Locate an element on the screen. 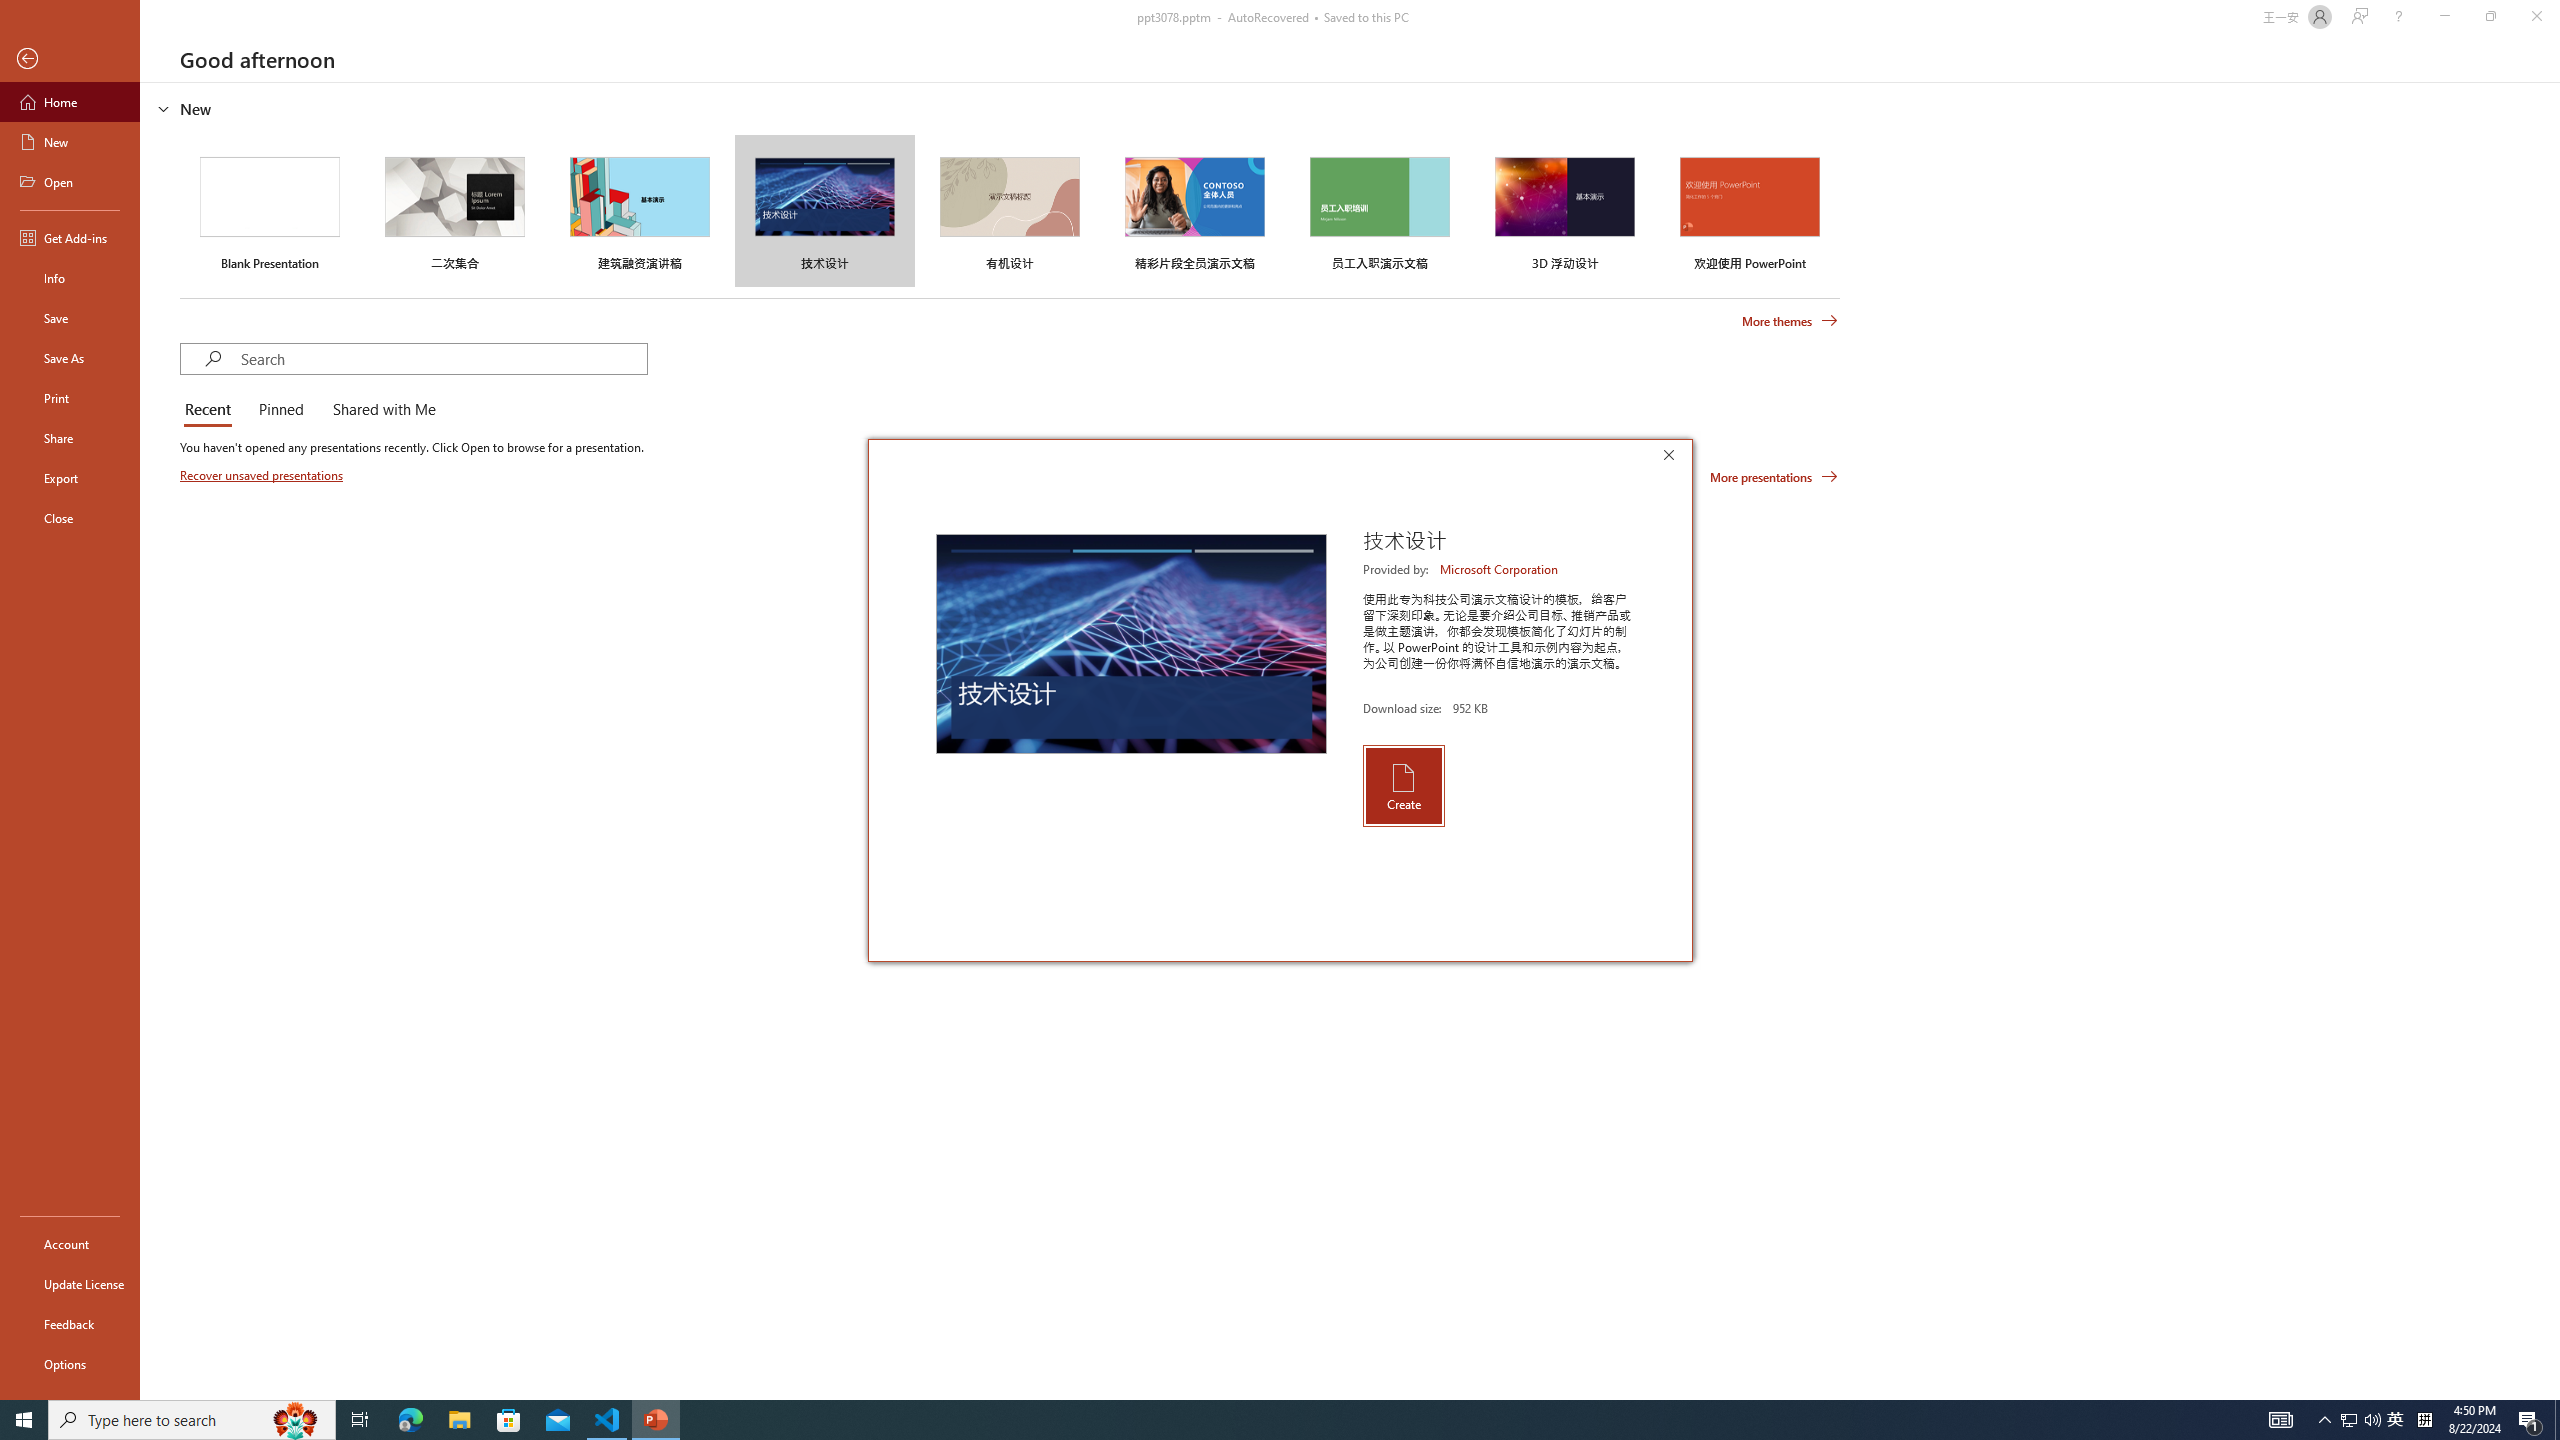 This screenshot has height=1440, width=2560. 'Print' is located at coordinates (69, 397).